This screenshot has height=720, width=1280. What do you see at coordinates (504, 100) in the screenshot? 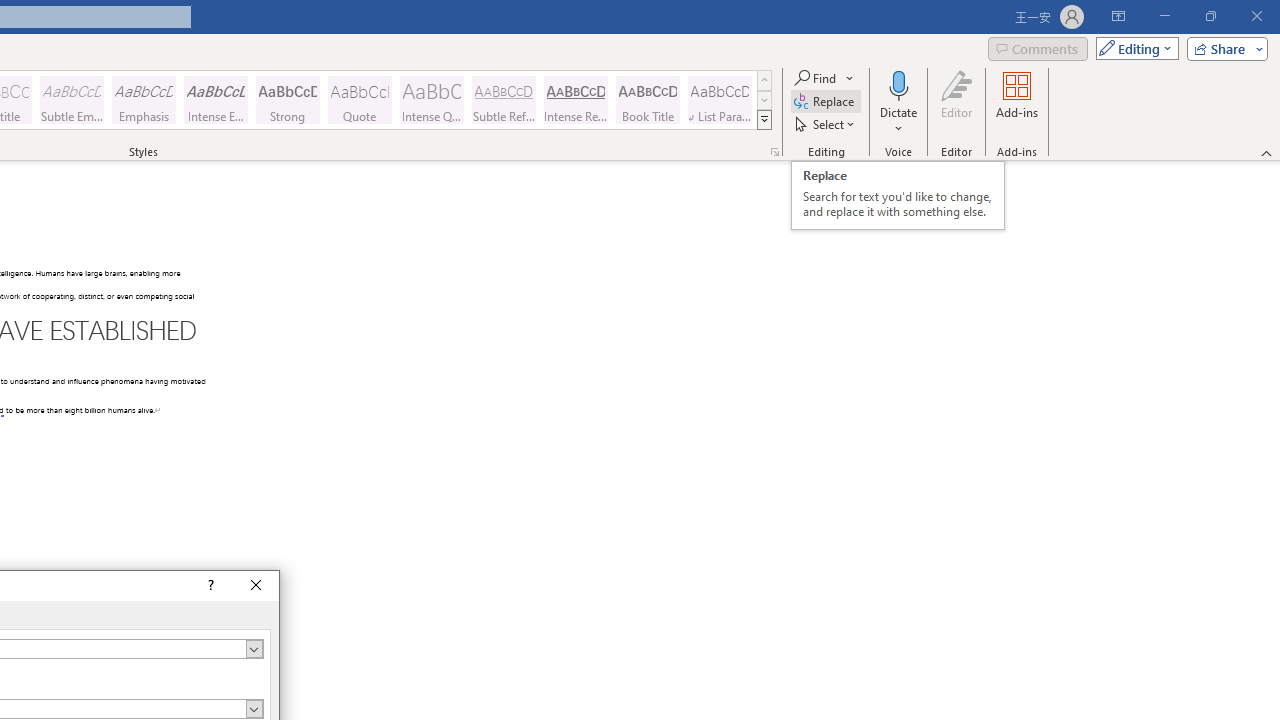
I see `'Subtle Reference'` at bounding box center [504, 100].